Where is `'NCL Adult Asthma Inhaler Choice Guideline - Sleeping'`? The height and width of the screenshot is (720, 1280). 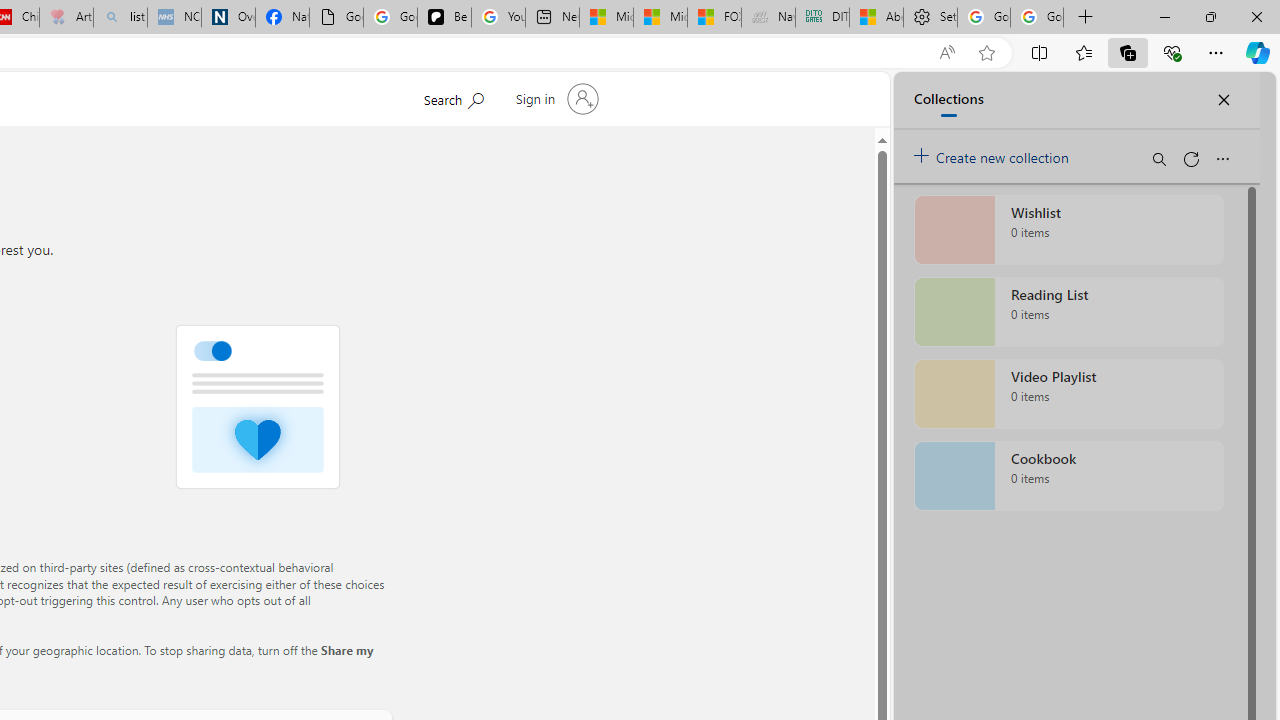 'NCL Adult Asthma Inhaler Choice Guideline - Sleeping' is located at coordinates (174, 17).